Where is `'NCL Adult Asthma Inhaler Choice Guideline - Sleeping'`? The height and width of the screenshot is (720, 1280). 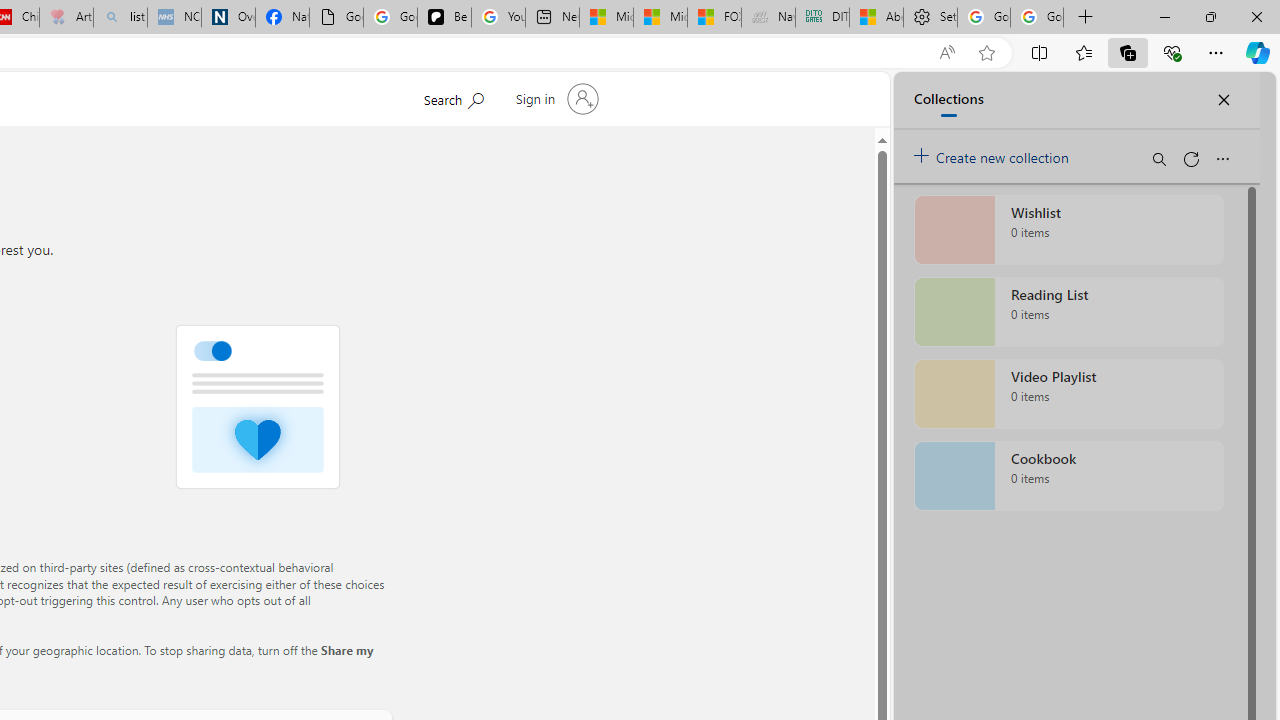 'NCL Adult Asthma Inhaler Choice Guideline - Sleeping' is located at coordinates (174, 17).